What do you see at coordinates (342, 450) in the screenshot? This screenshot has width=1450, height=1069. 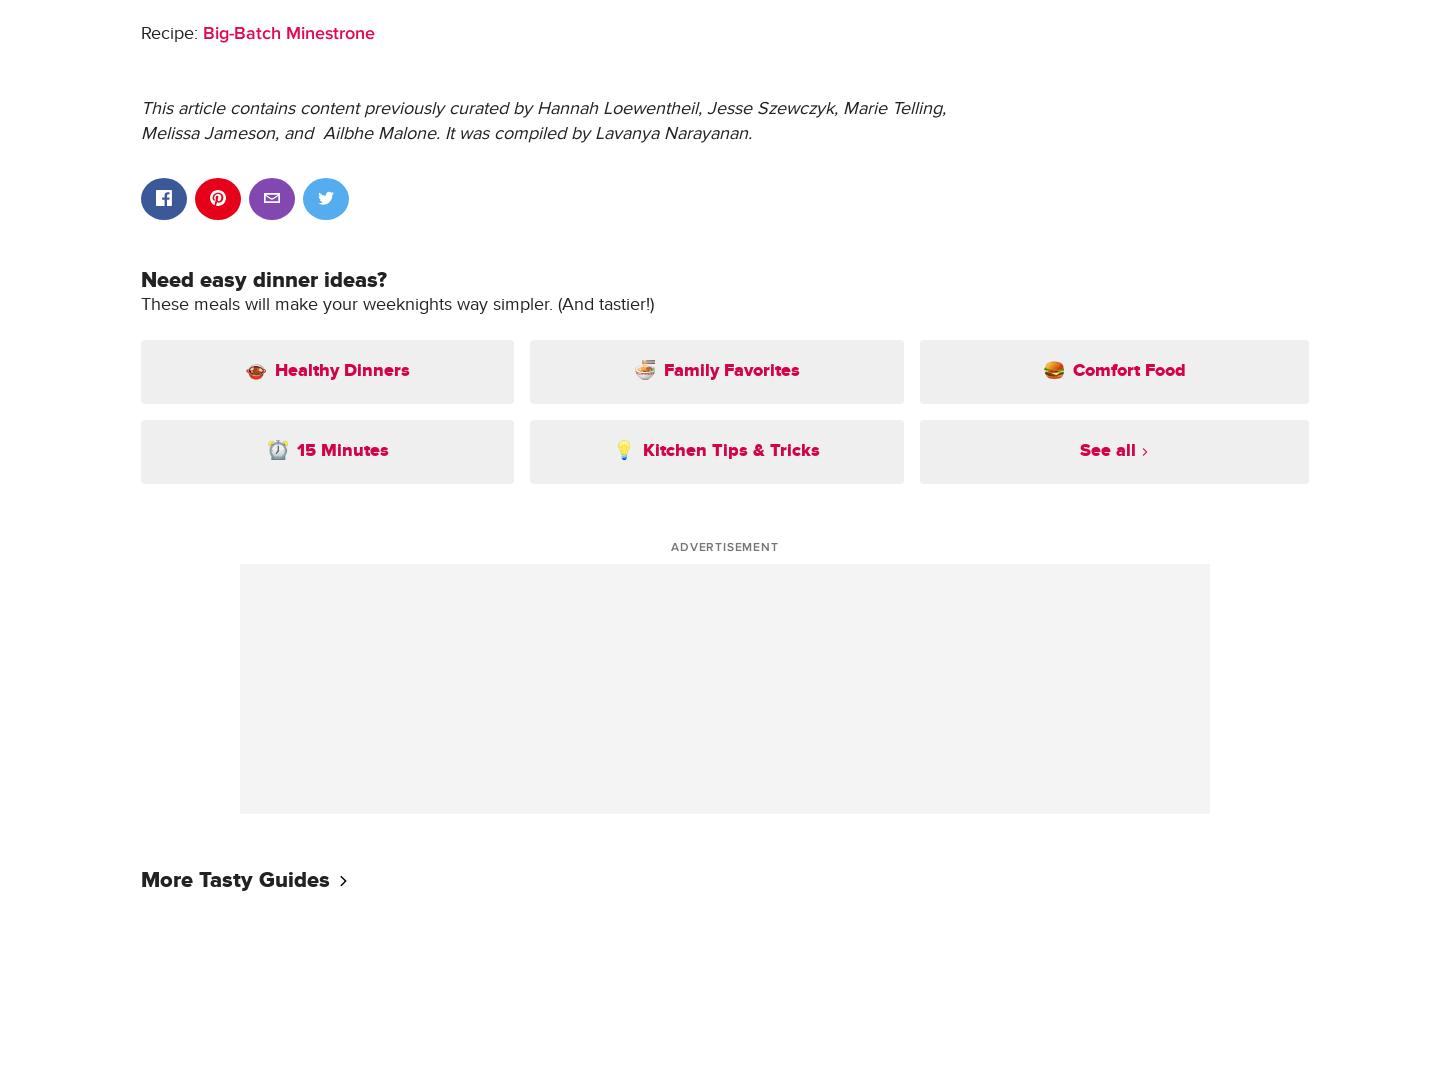 I see `'15 Minutes'` at bounding box center [342, 450].